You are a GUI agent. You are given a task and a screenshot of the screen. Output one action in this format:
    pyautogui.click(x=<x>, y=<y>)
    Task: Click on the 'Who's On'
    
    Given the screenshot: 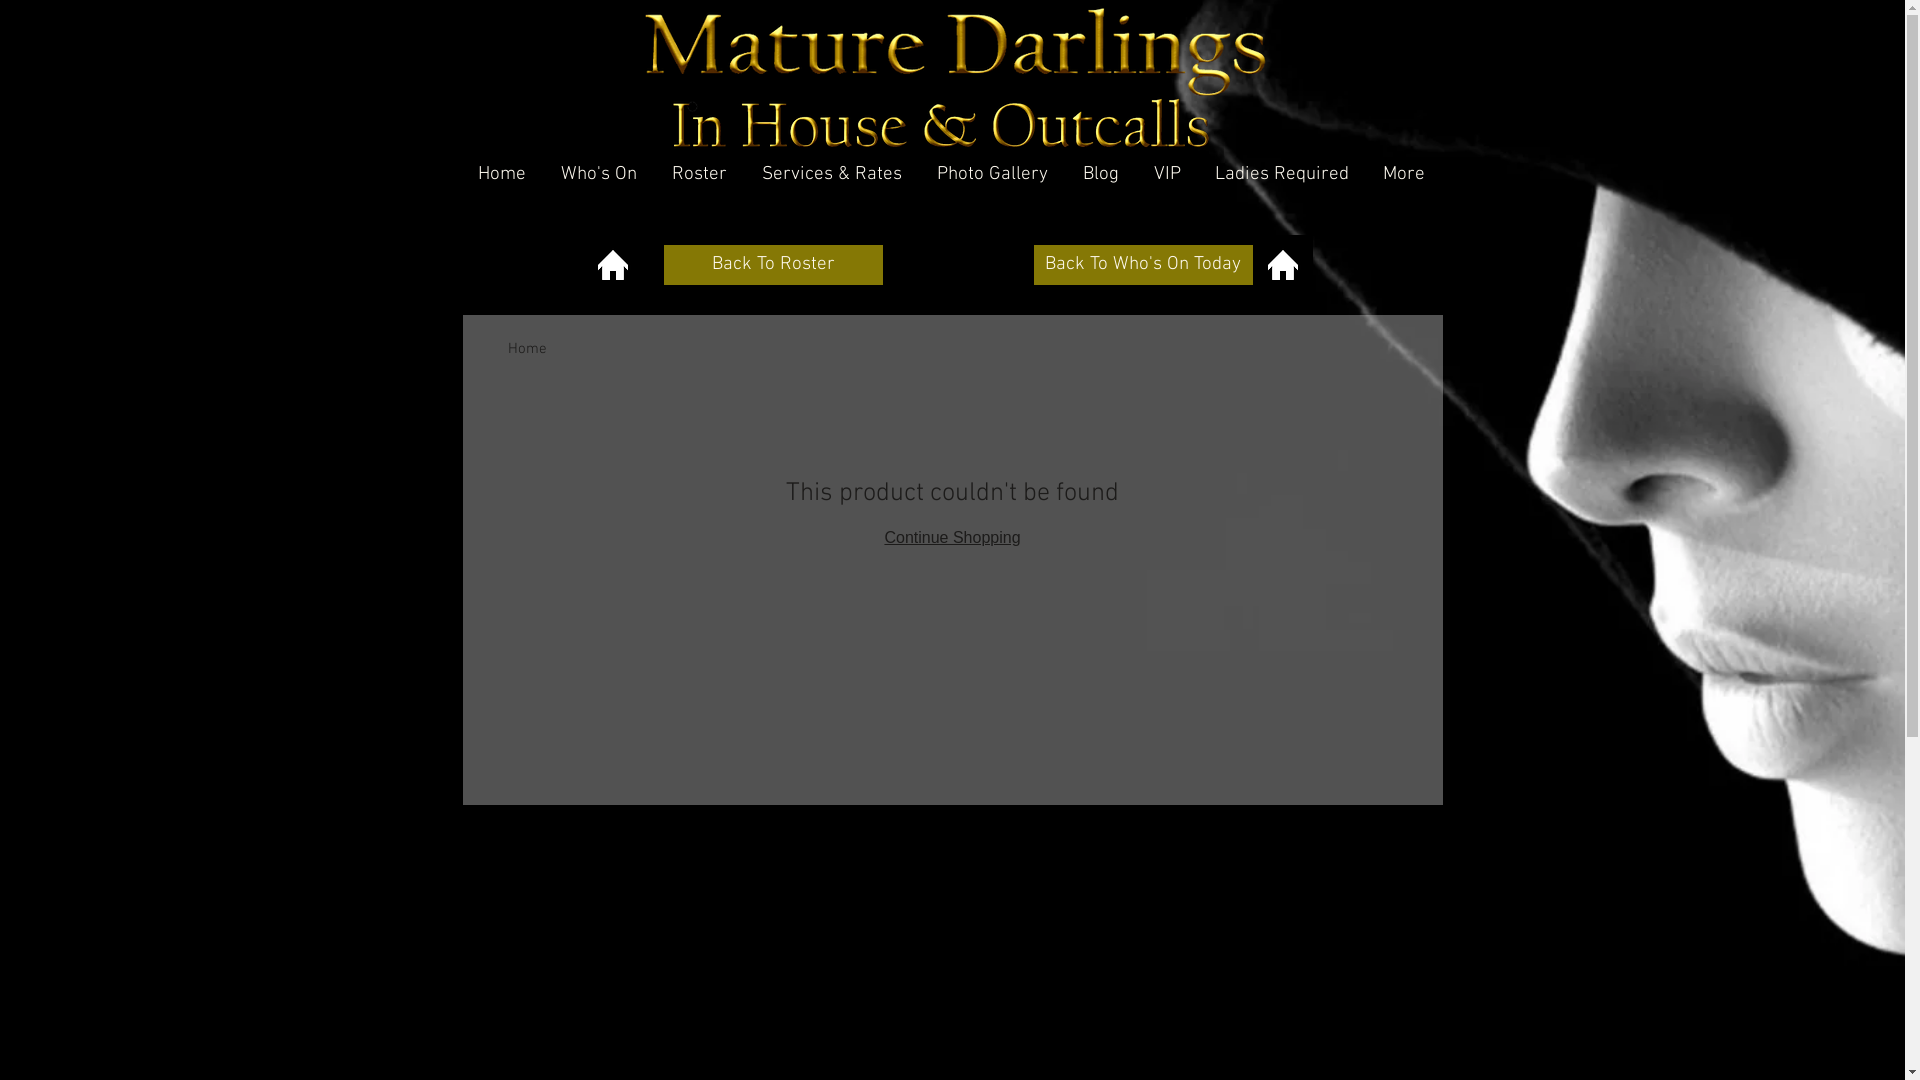 What is the action you would take?
    pyautogui.click(x=598, y=173)
    